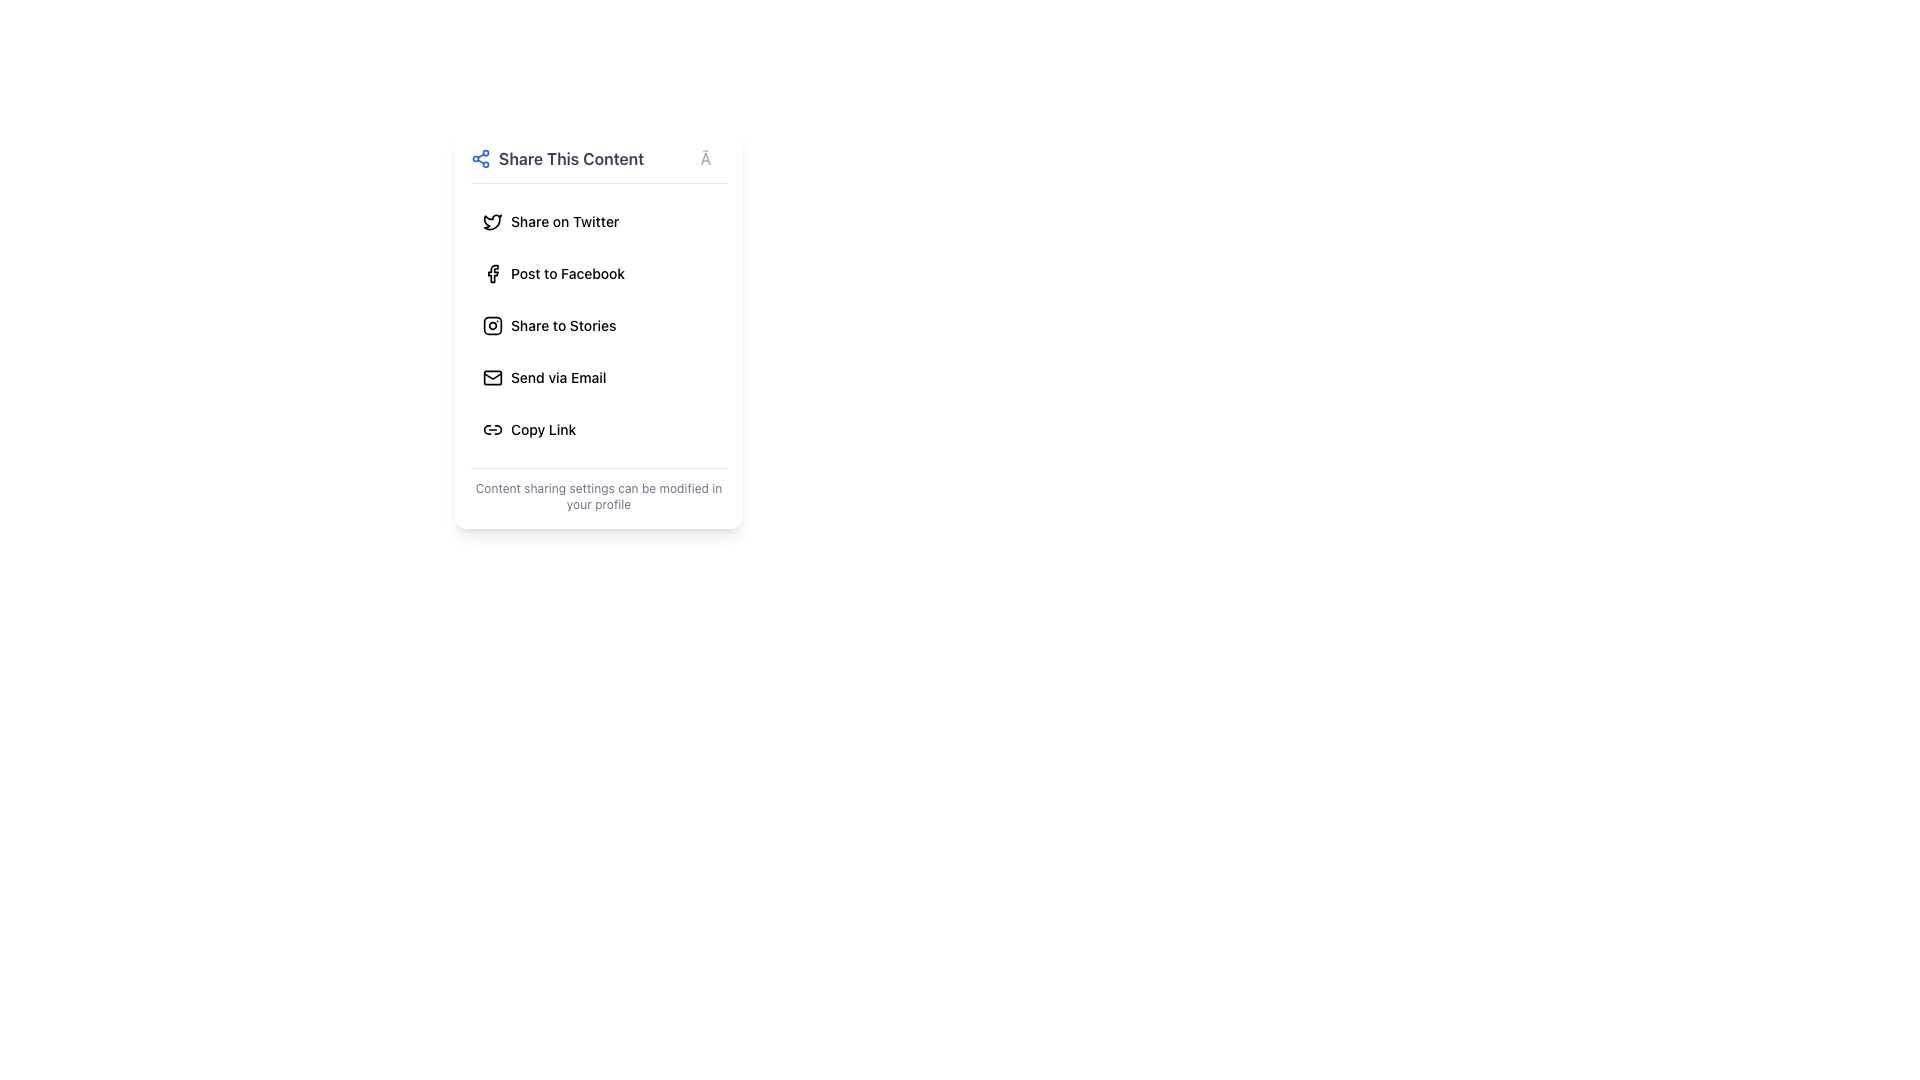  What do you see at coordinates (493, 273) in the screenshot?
I see `the Facebook icon, which features a minimalist 'f' logo, located to the left of the text 'Post to Facebook' in the share menu` at bounding box center [493, 273].